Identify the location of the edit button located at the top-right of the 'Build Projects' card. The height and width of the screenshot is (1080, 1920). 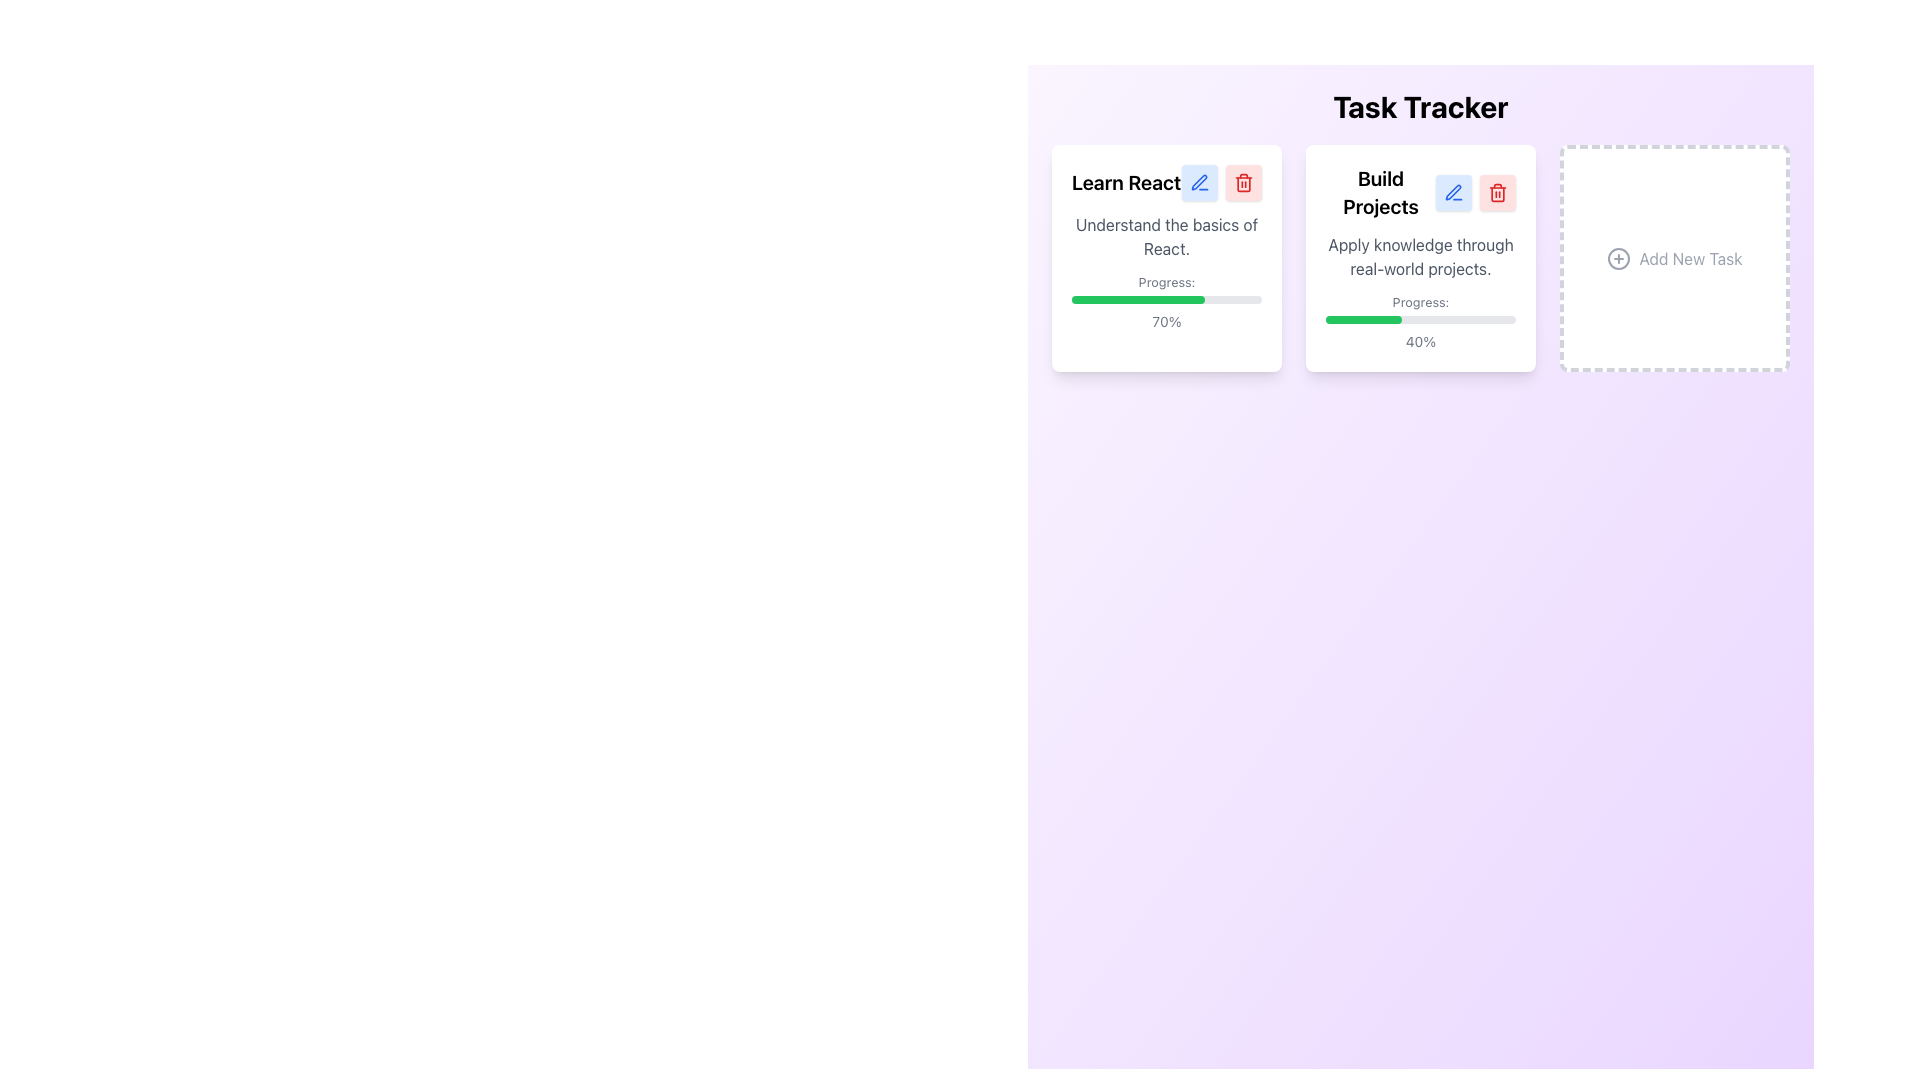
(1454, 192).